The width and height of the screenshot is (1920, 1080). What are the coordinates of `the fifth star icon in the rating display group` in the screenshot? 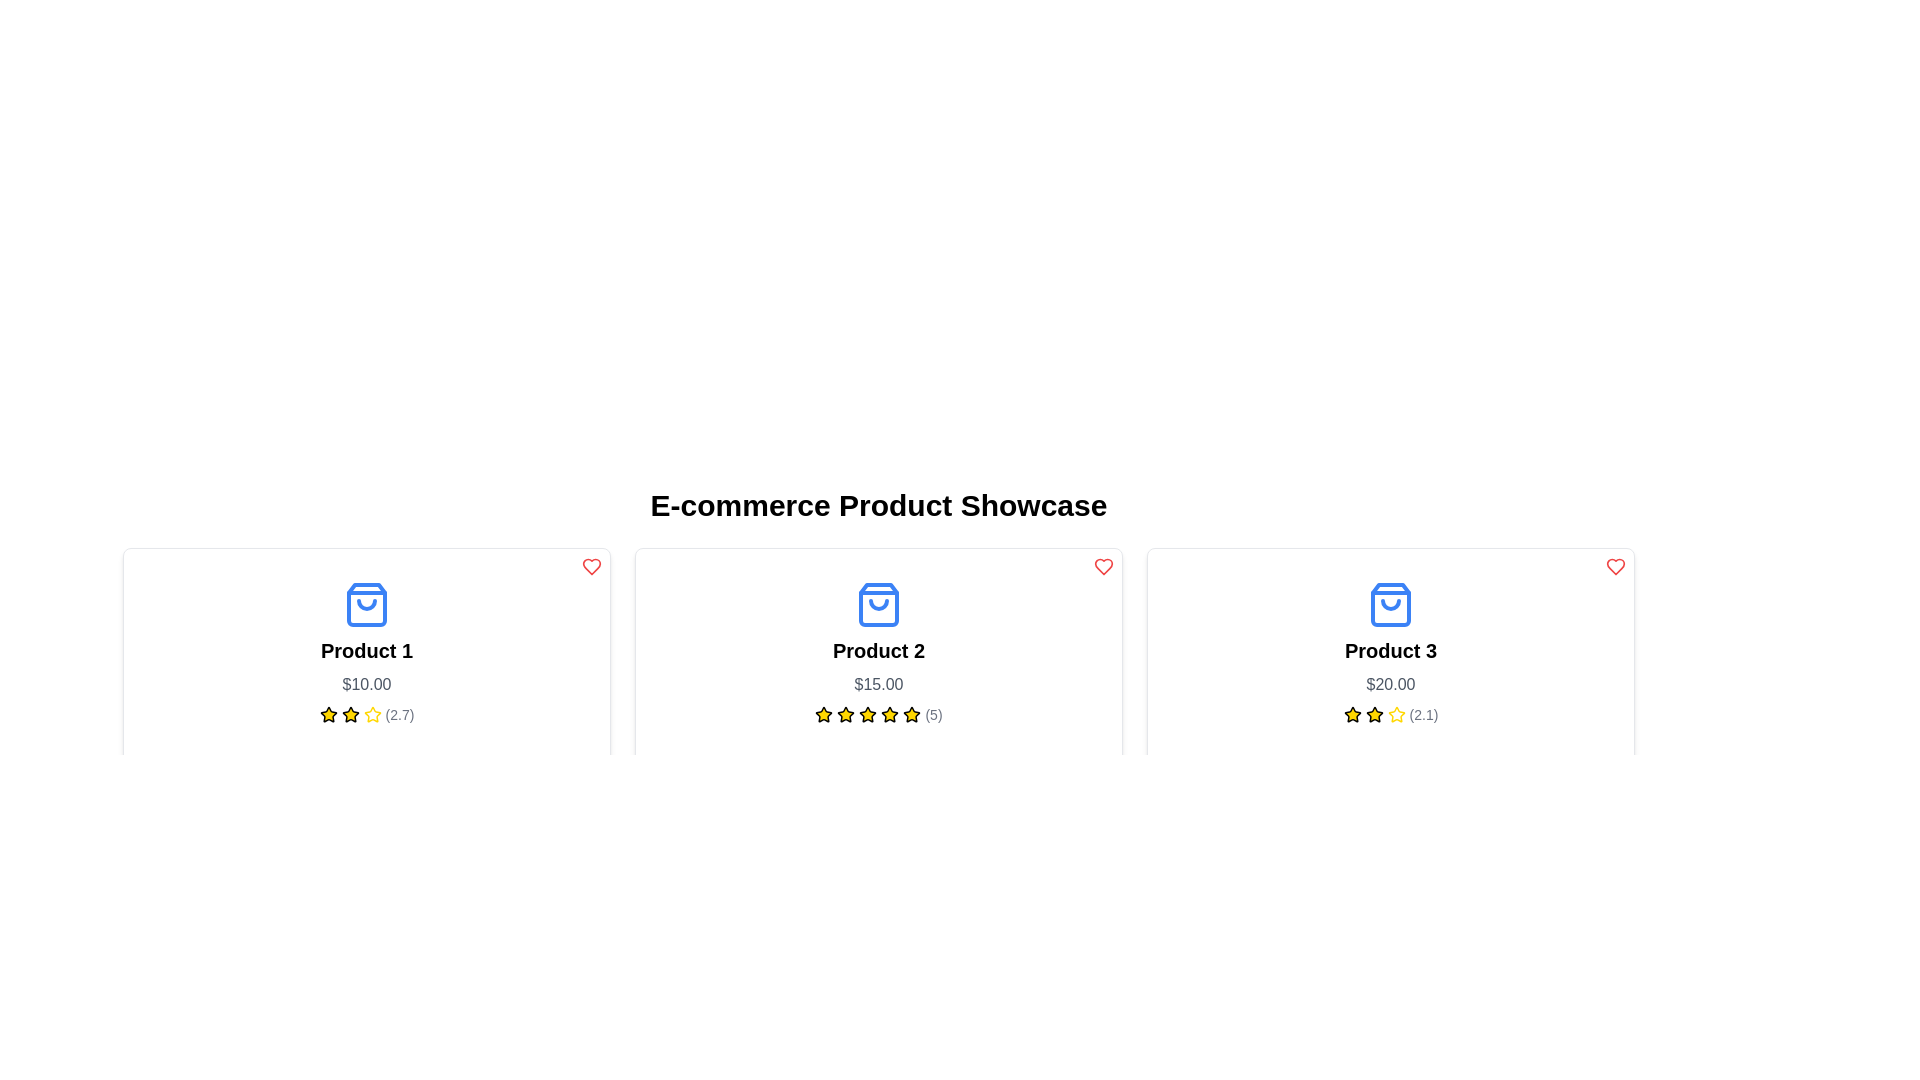 It's located at (1395, 713).